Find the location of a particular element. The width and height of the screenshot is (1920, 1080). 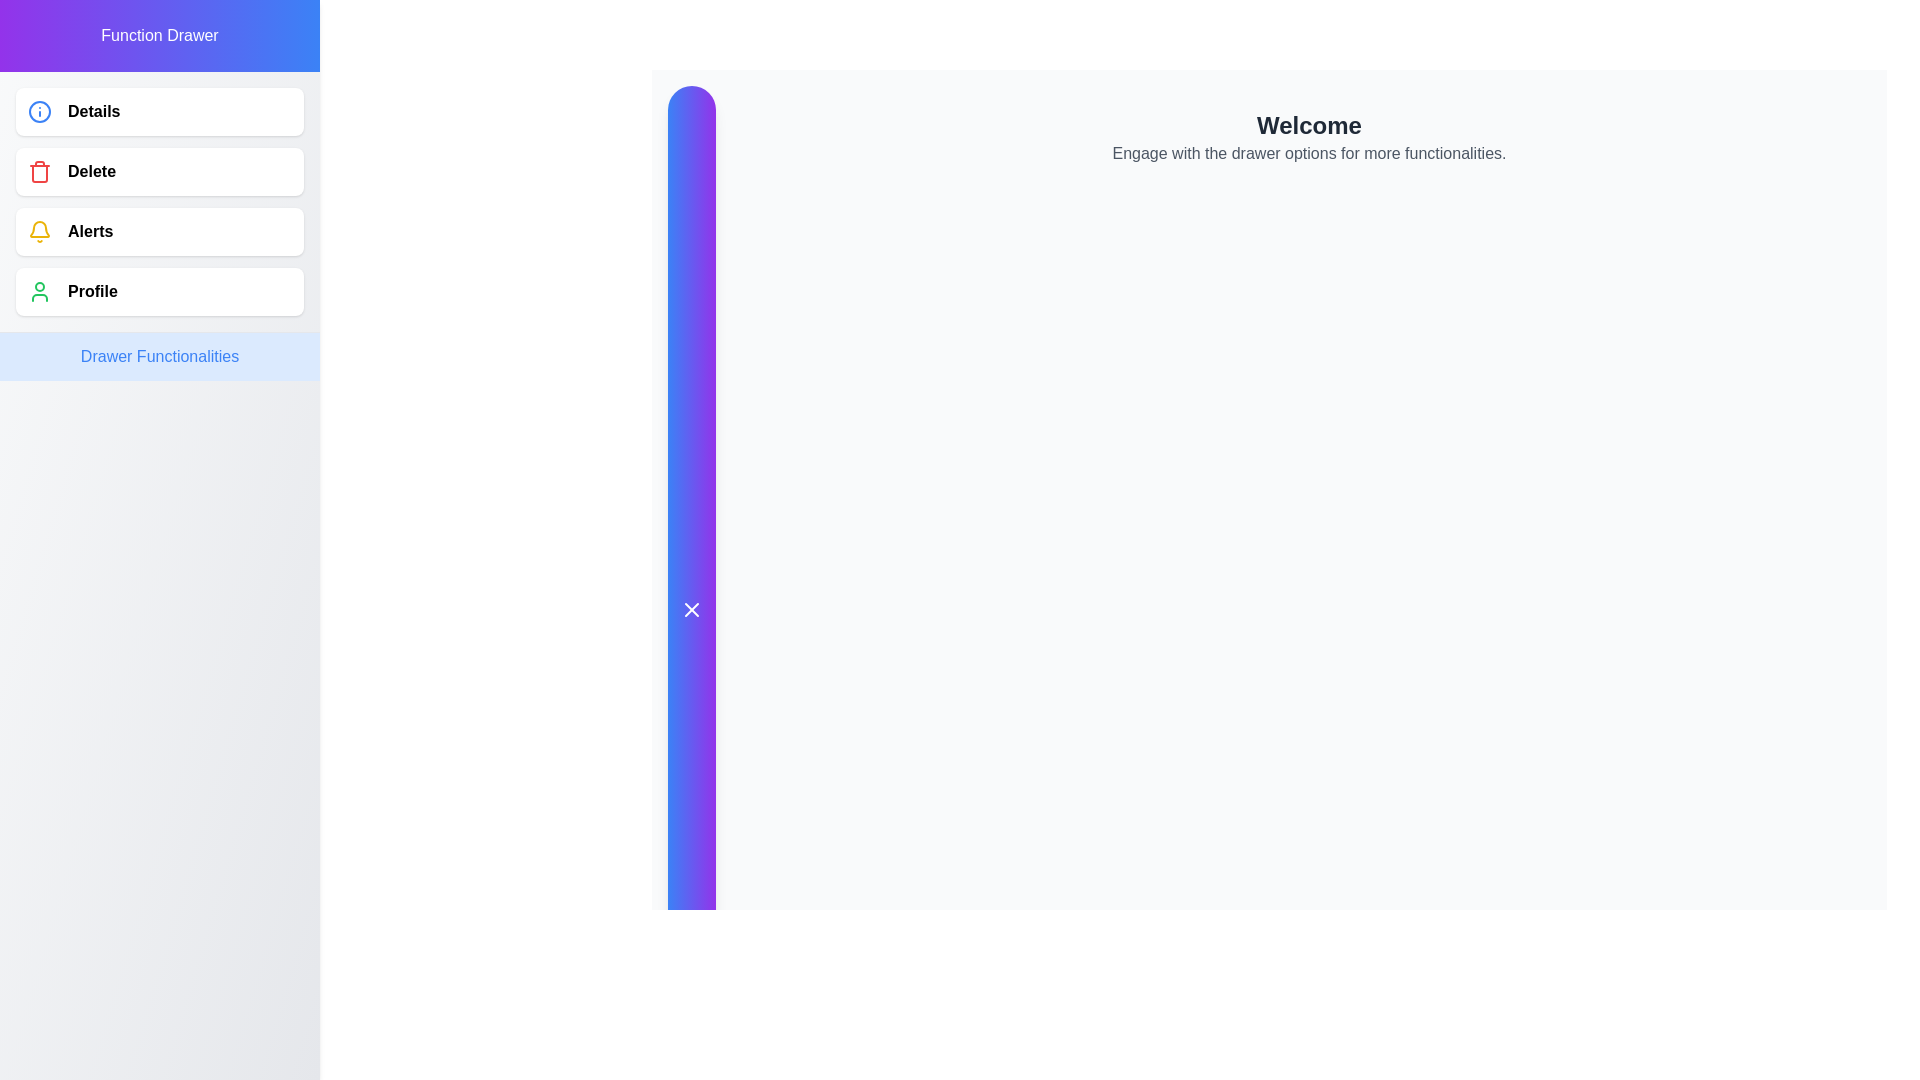

the first menu option text label with an icon located directly beneath the 'Function Drawer' header is located at coordinates (93, 111).